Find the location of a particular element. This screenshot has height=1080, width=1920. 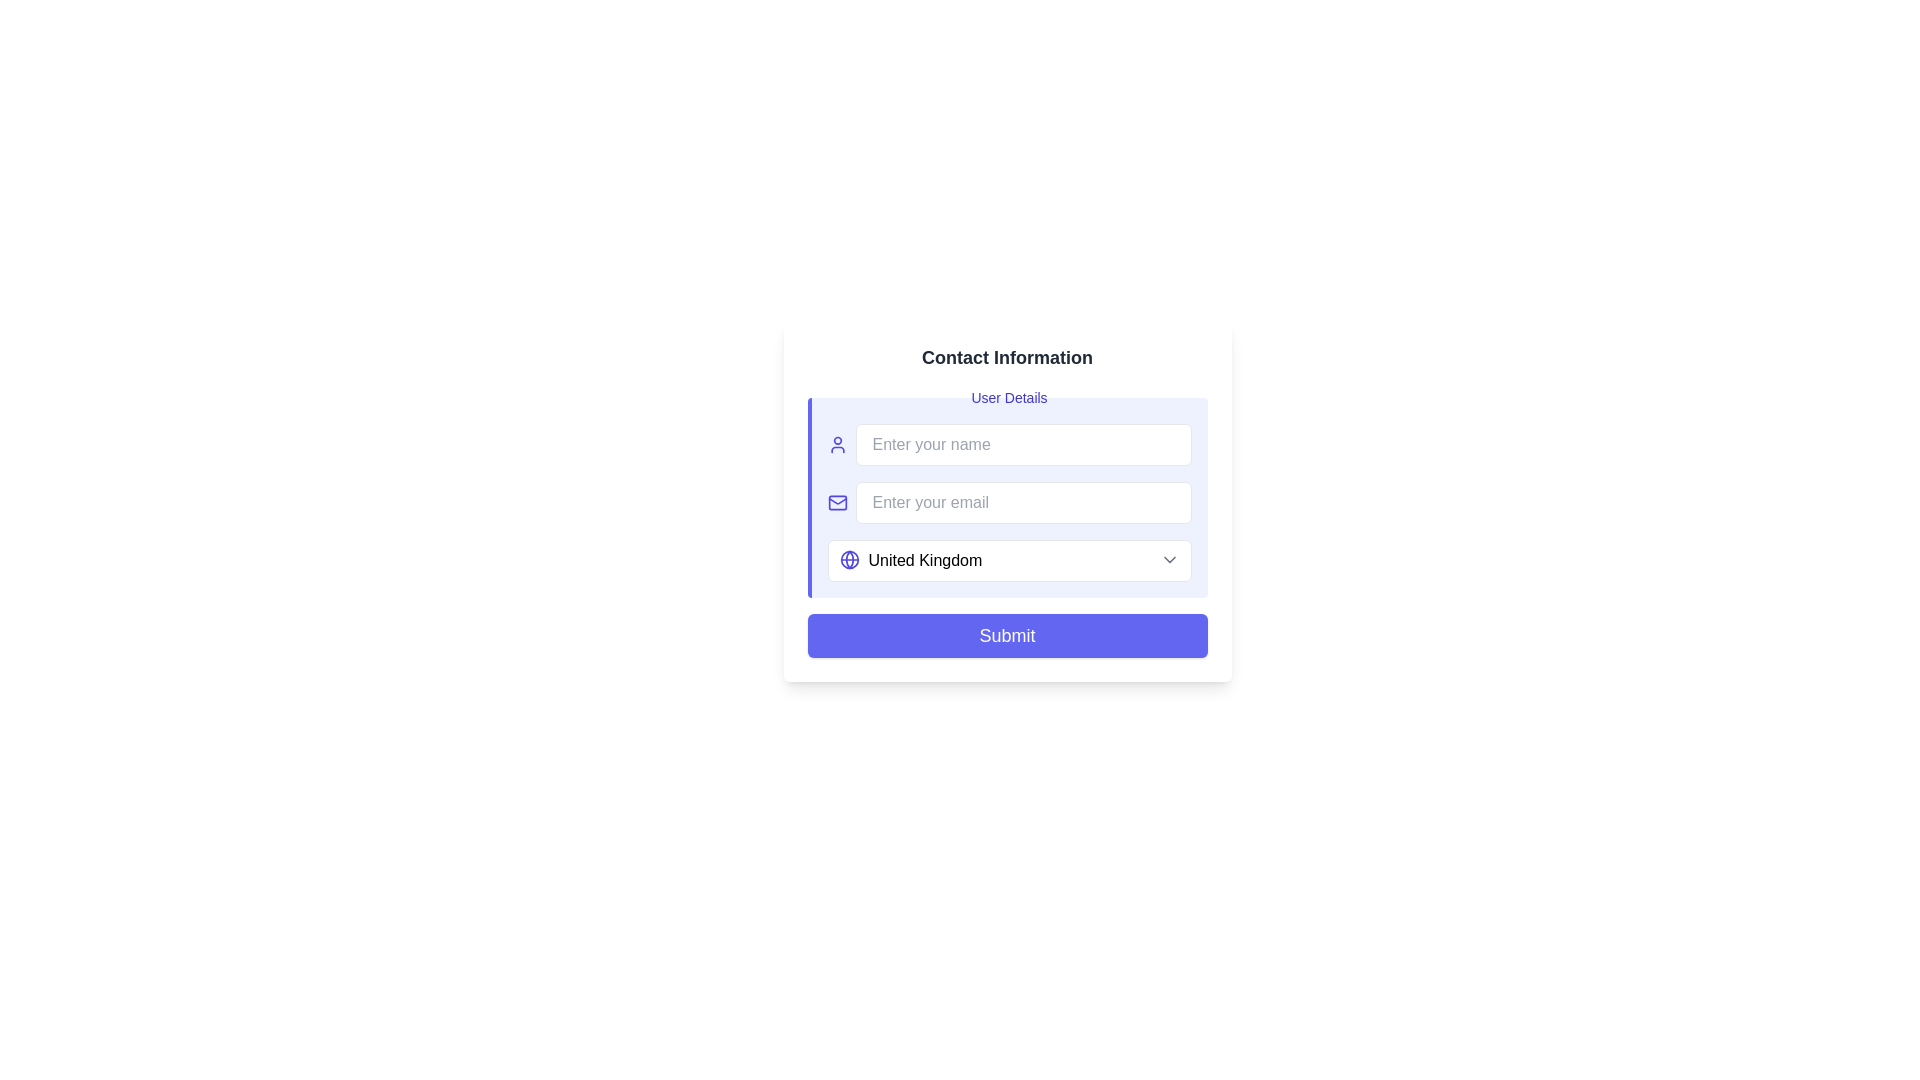

the envelope icon located to the left of the 'Enter your email' input field in the contact information form is located at coordinates (837, 501).